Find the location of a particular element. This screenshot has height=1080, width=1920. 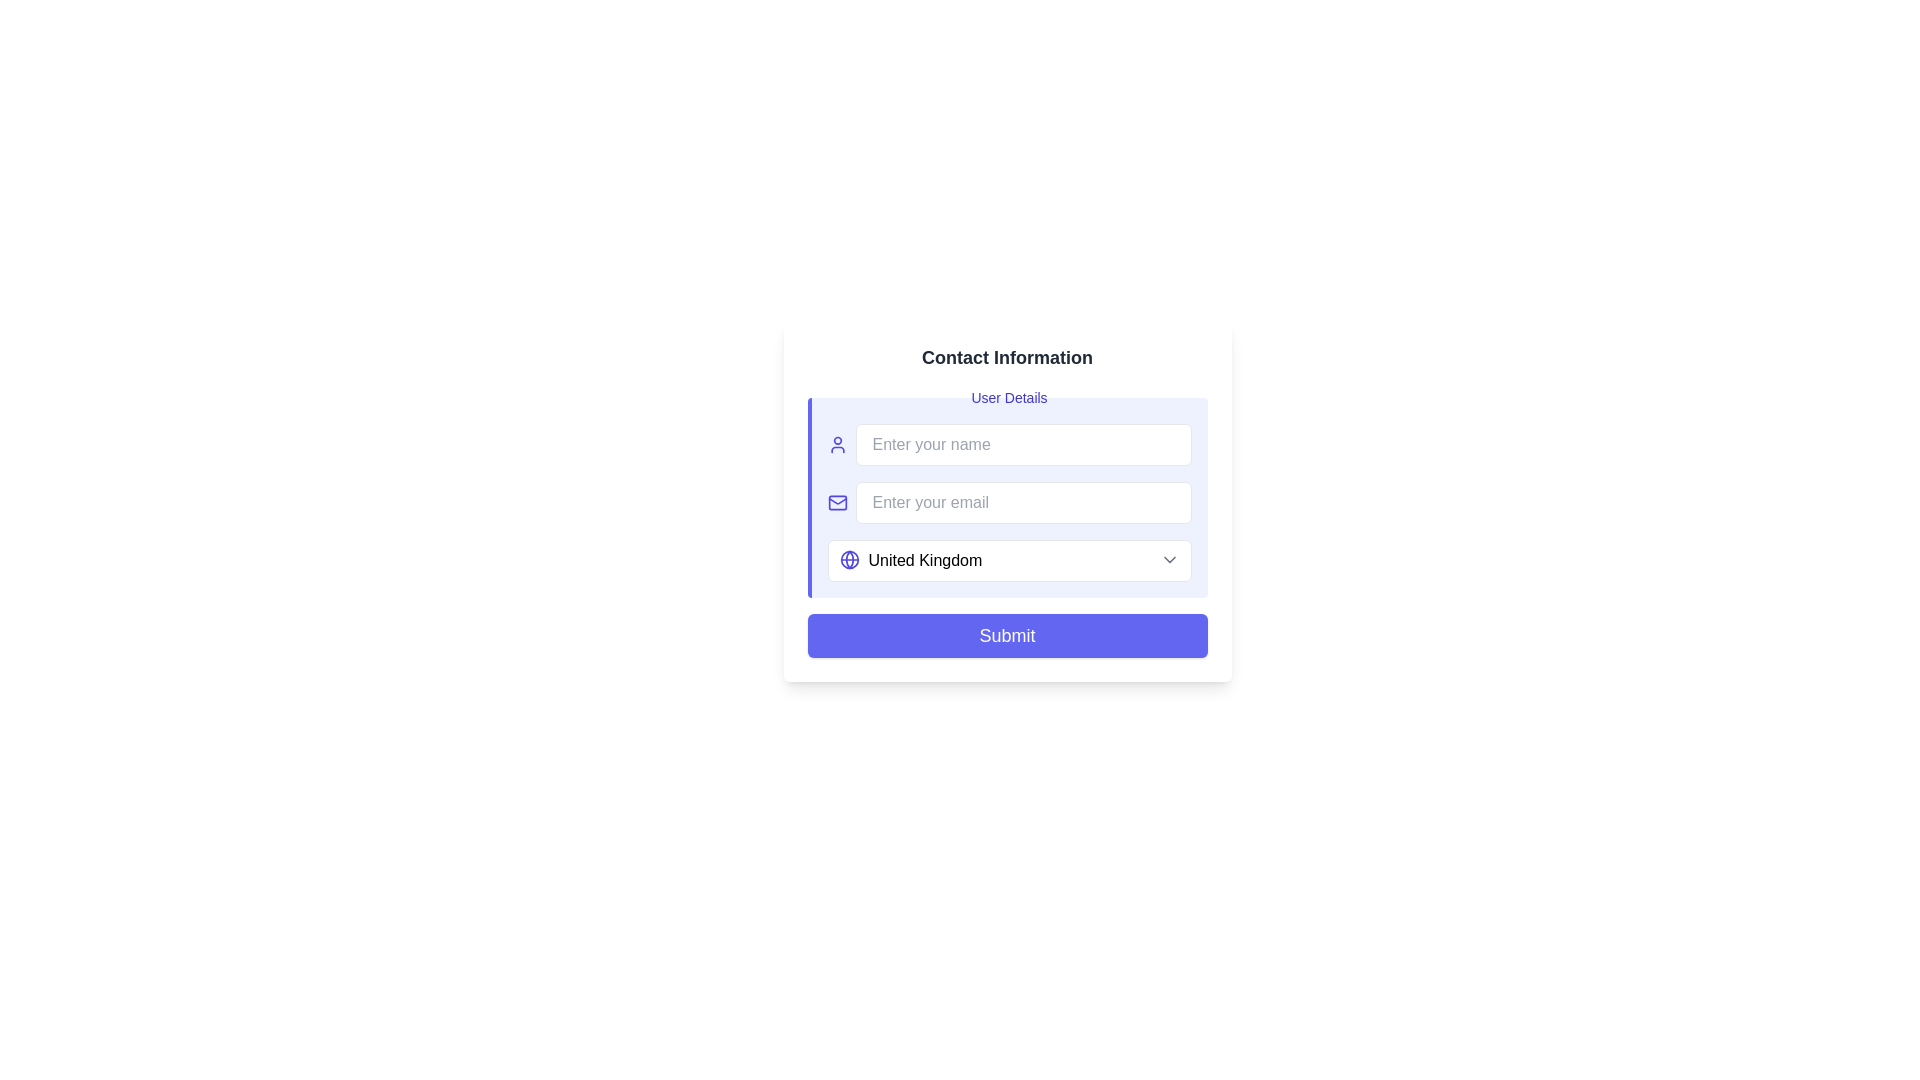

the envelope icon located to the left of the 'Enter your email' input field in the contact information form is located at coordinates (837, 501).